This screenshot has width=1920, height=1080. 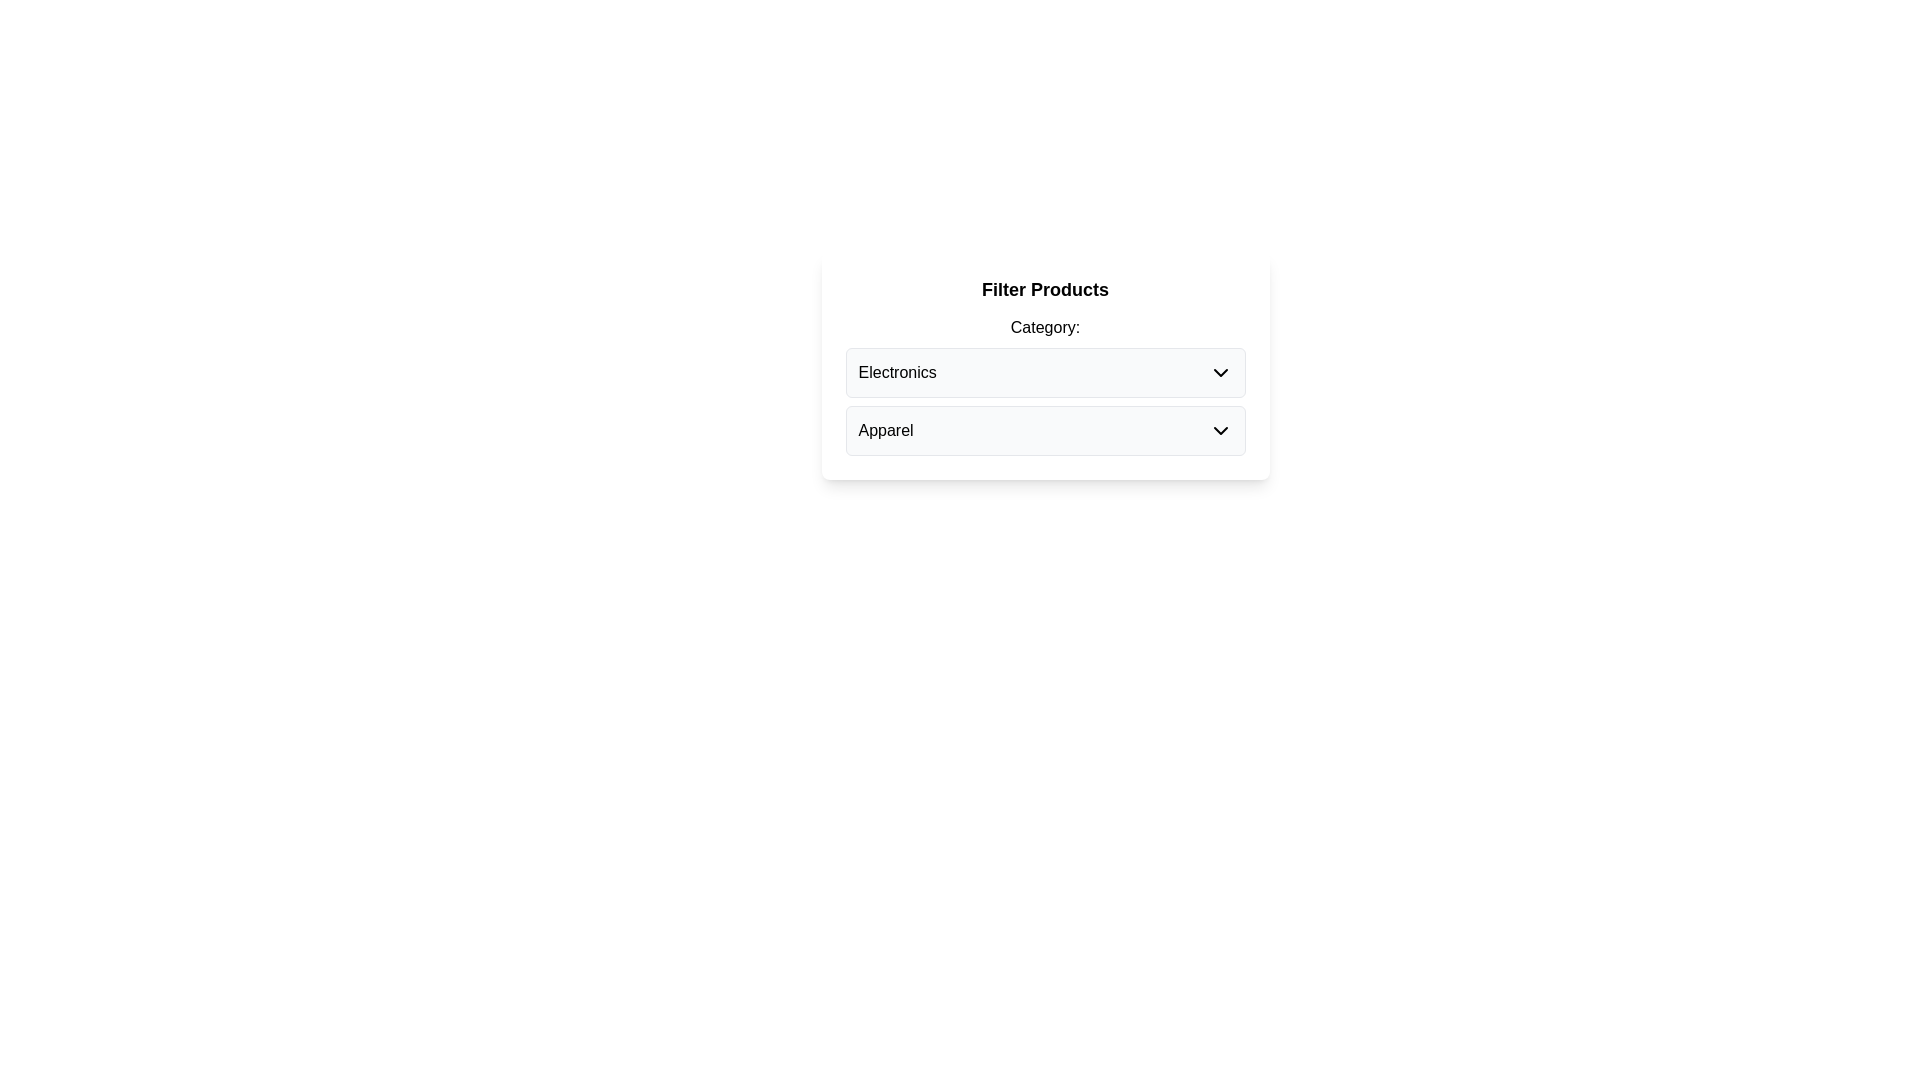 I want to click on the 'Apparel' text within the dropdown menu, so click(x=885, y=430).